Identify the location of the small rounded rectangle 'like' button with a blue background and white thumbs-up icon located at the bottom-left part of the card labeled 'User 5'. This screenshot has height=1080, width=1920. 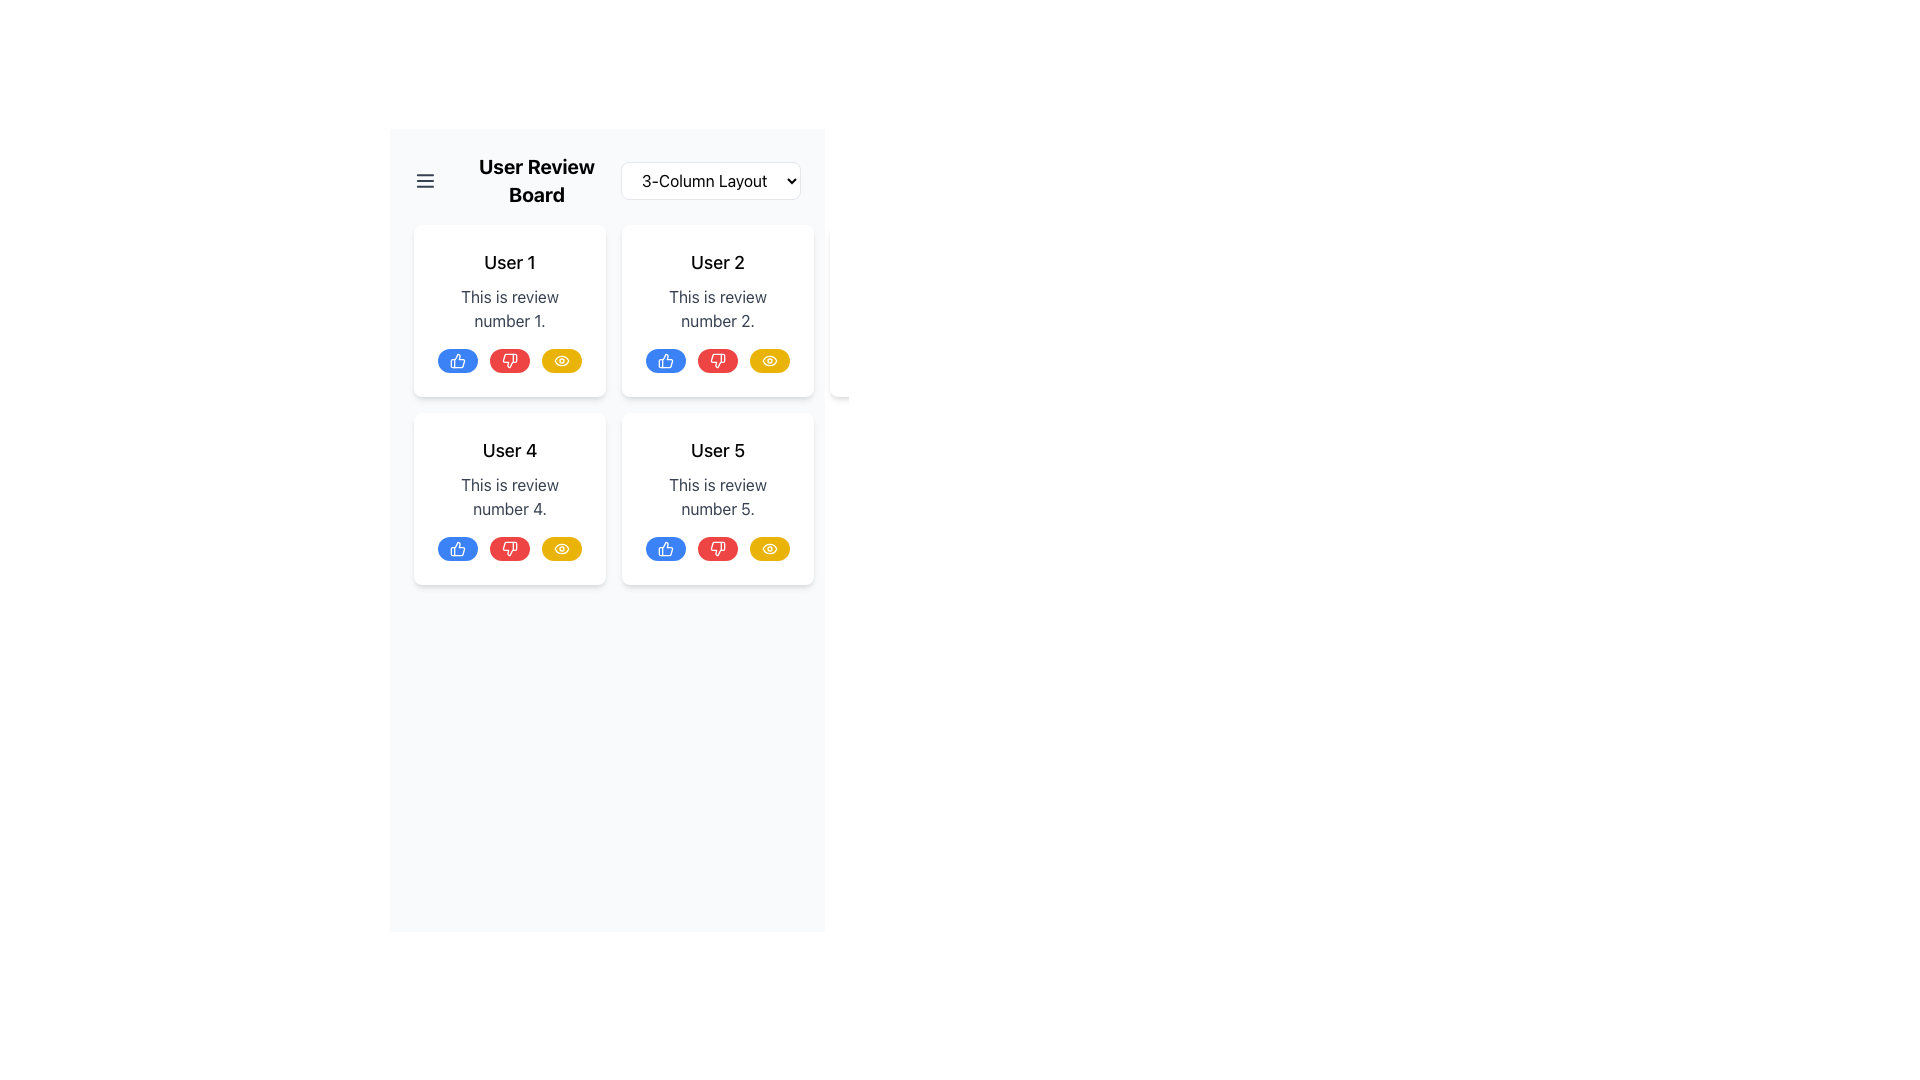
(666, 548).